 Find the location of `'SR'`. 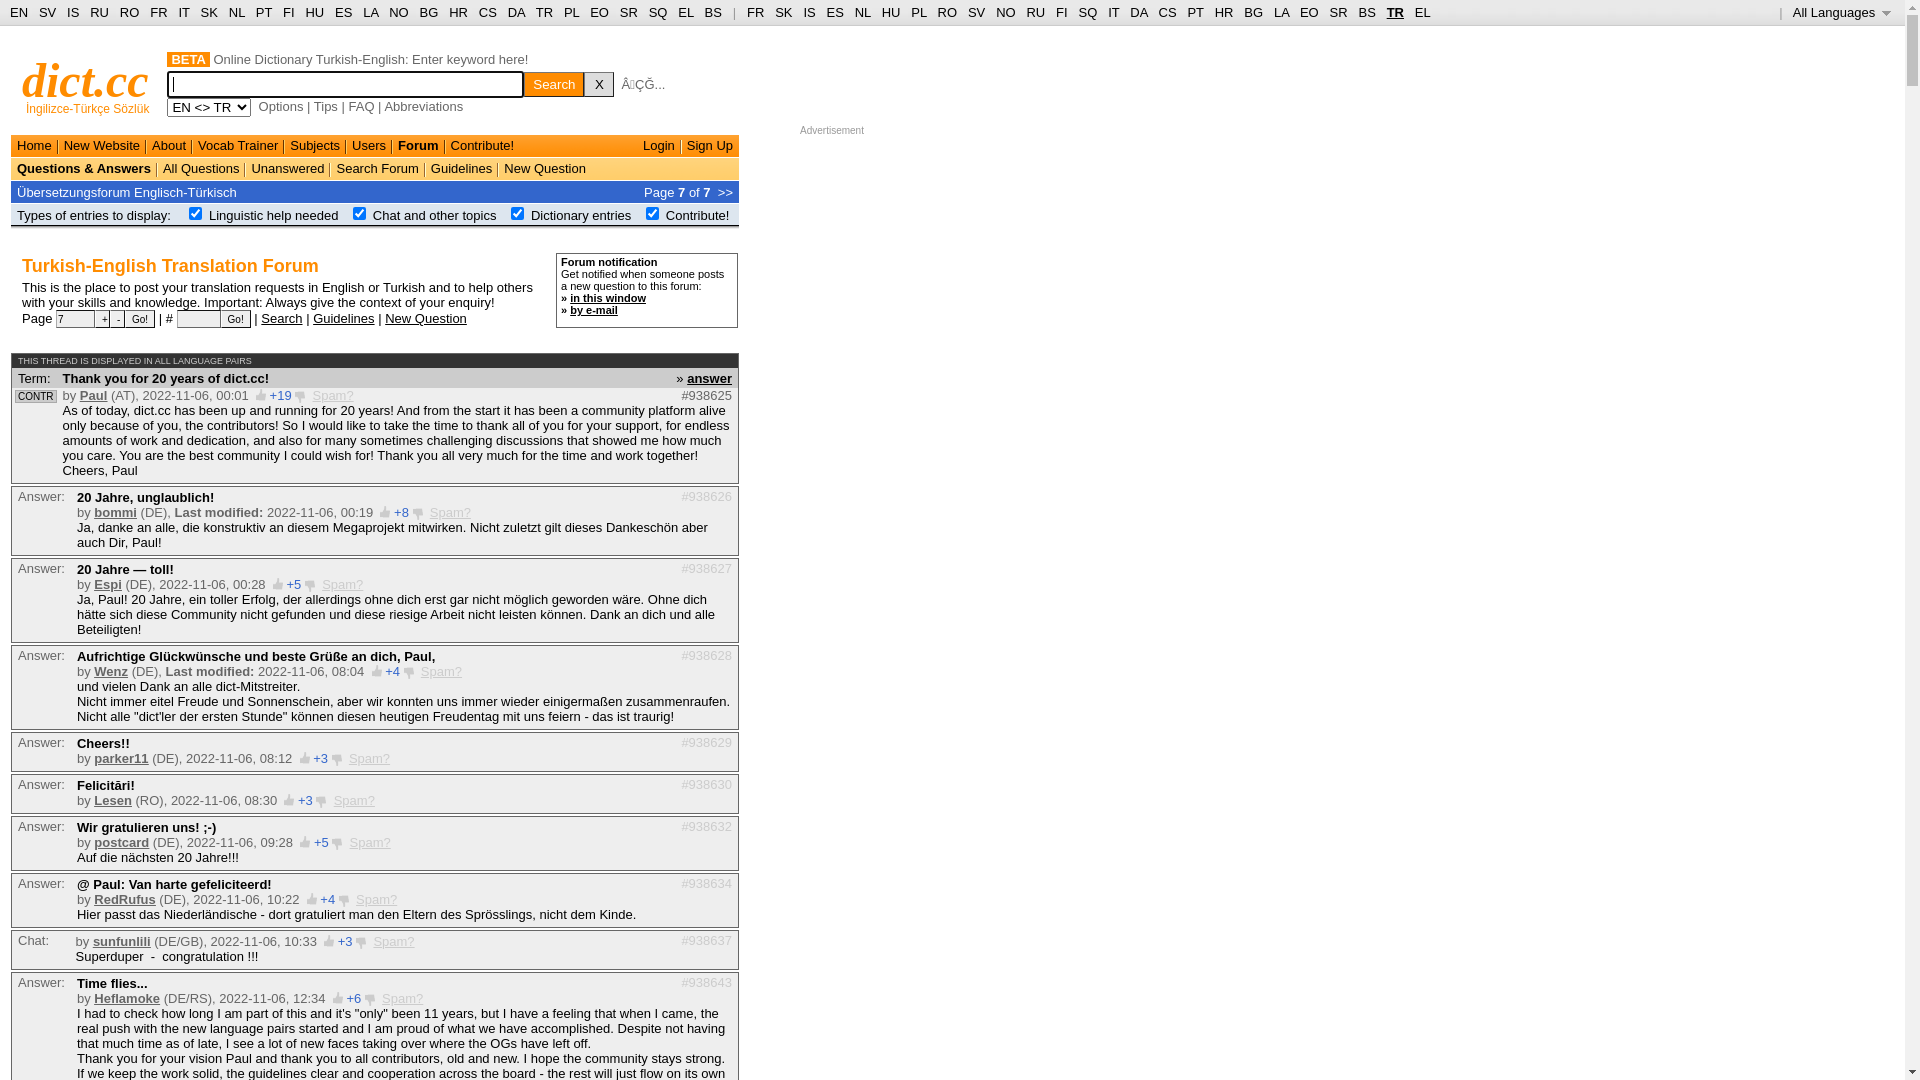

'SR' is located at coordinates (627, 12).